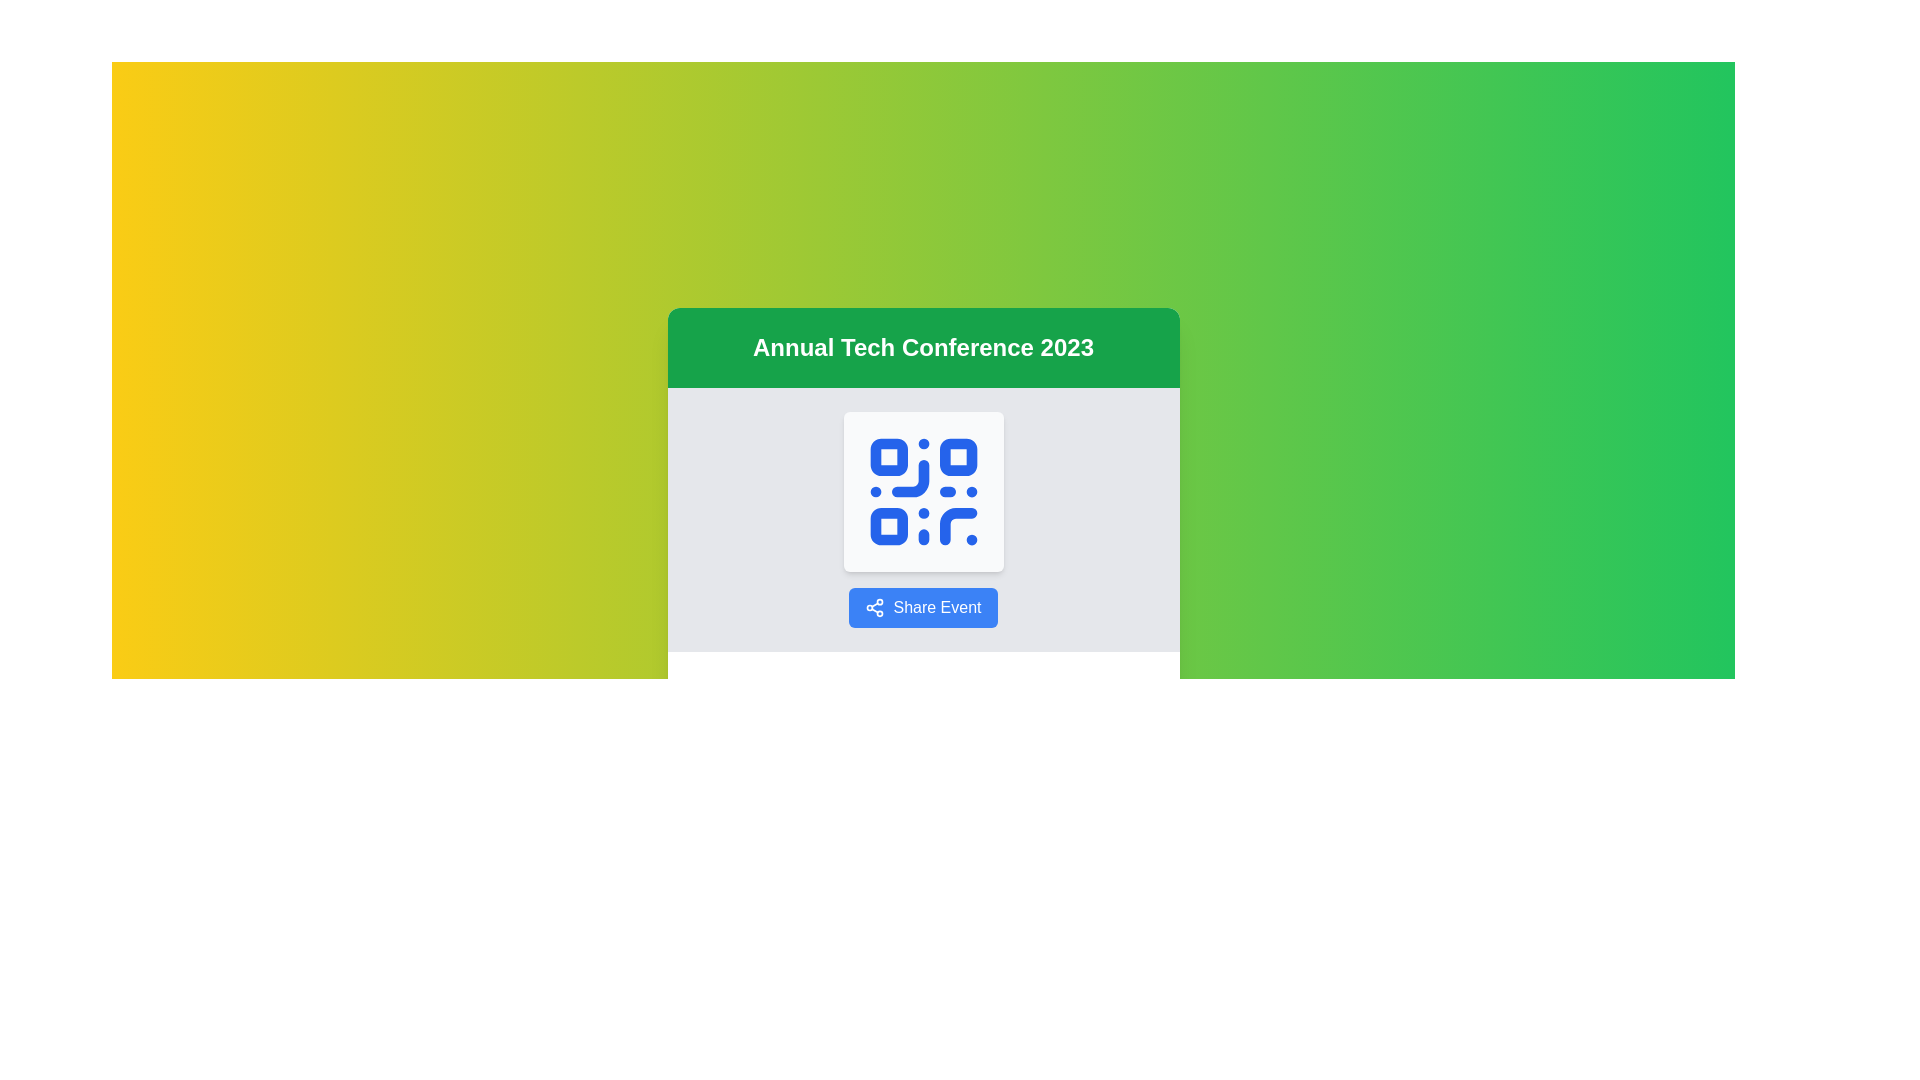 This screenshot has height=1080, width=1920. Describe the element at coordinates (887, 525) in the screenshot. I see `the small, blue square-shaped vector shape located at the bottom-left corner of the QR code graphic` at that location.